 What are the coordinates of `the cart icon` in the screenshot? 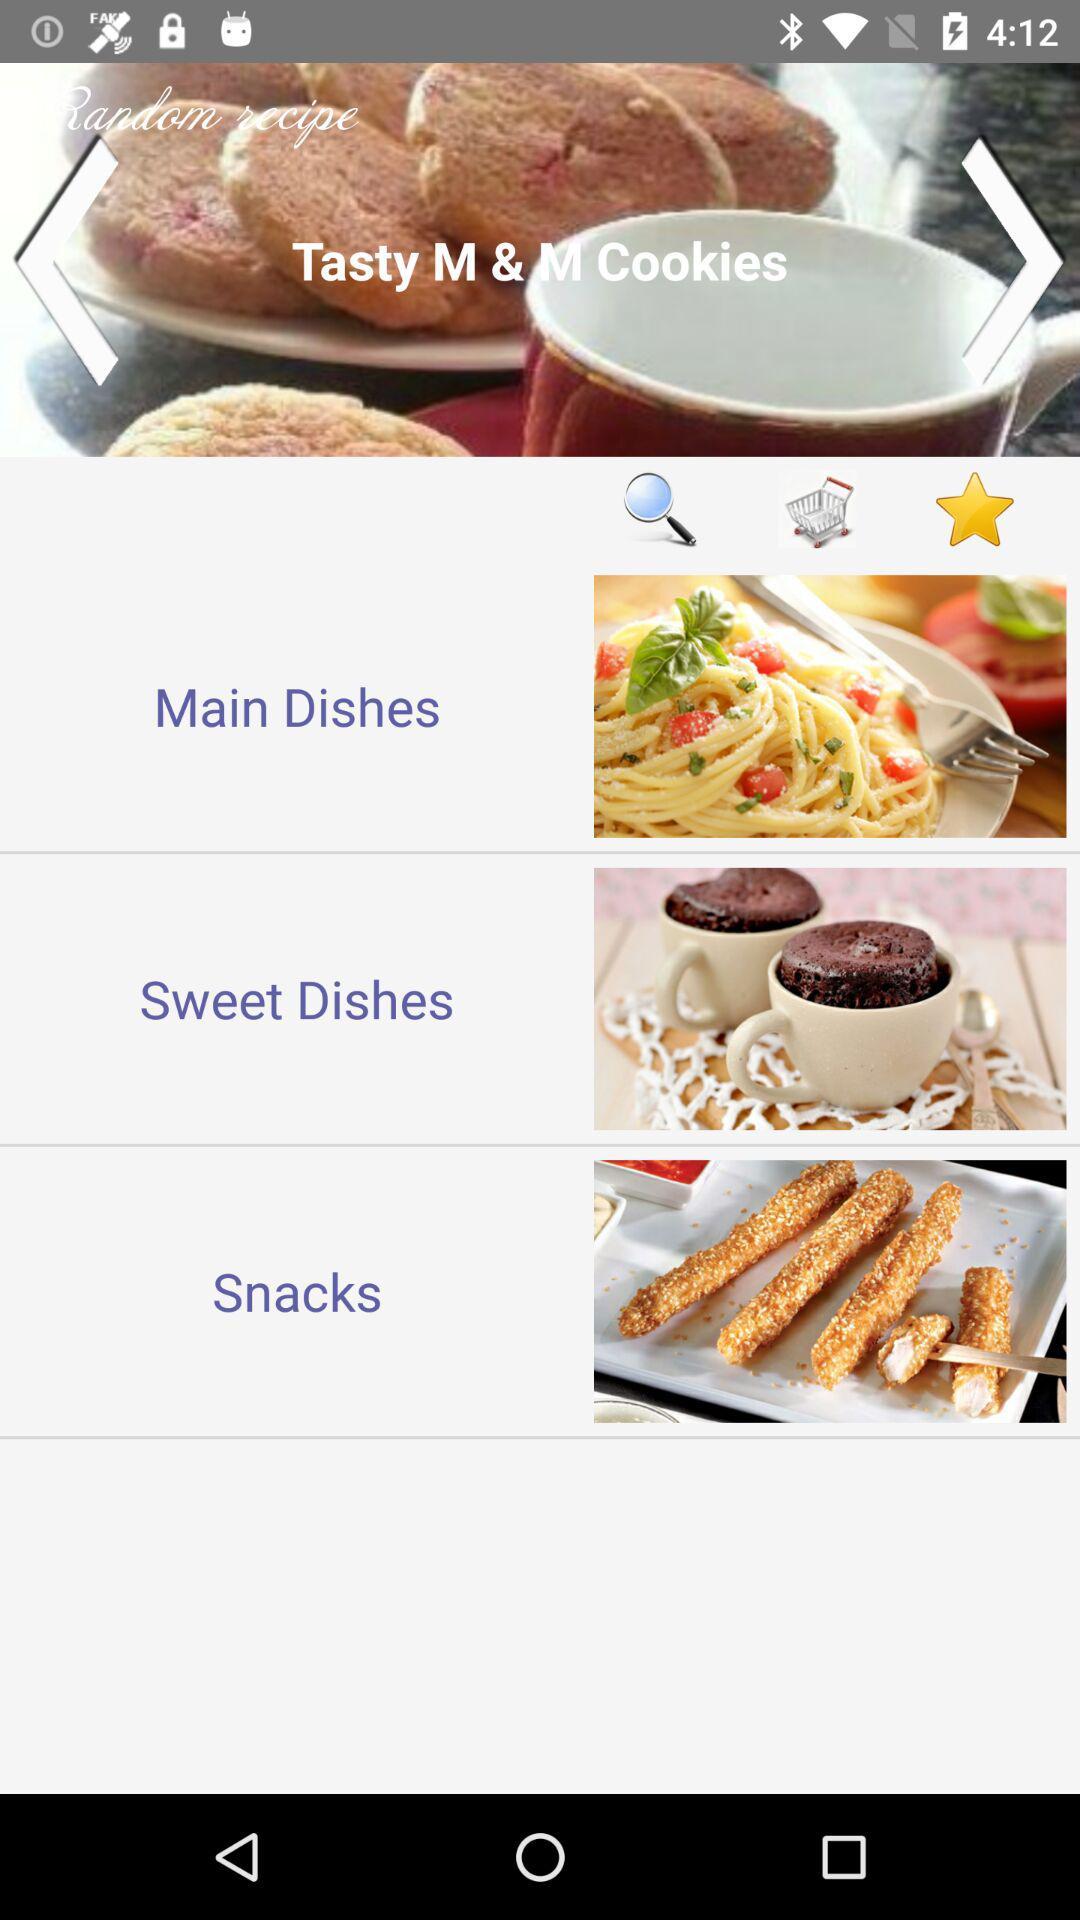 It's located at (817, 509).